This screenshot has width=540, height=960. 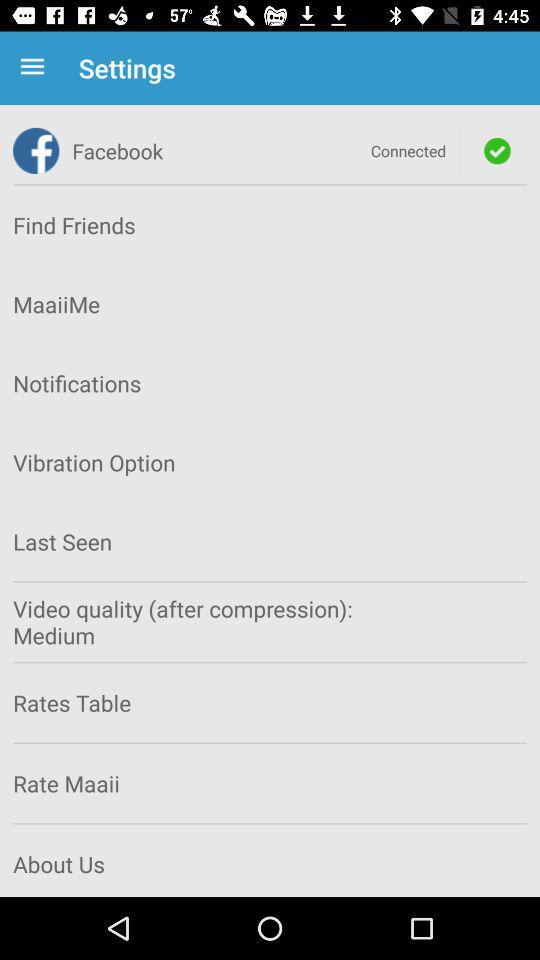 What do you see at coordinates (36, 68) in the screenshot?
I see `item next to settings` at bounding box center [36, 68].